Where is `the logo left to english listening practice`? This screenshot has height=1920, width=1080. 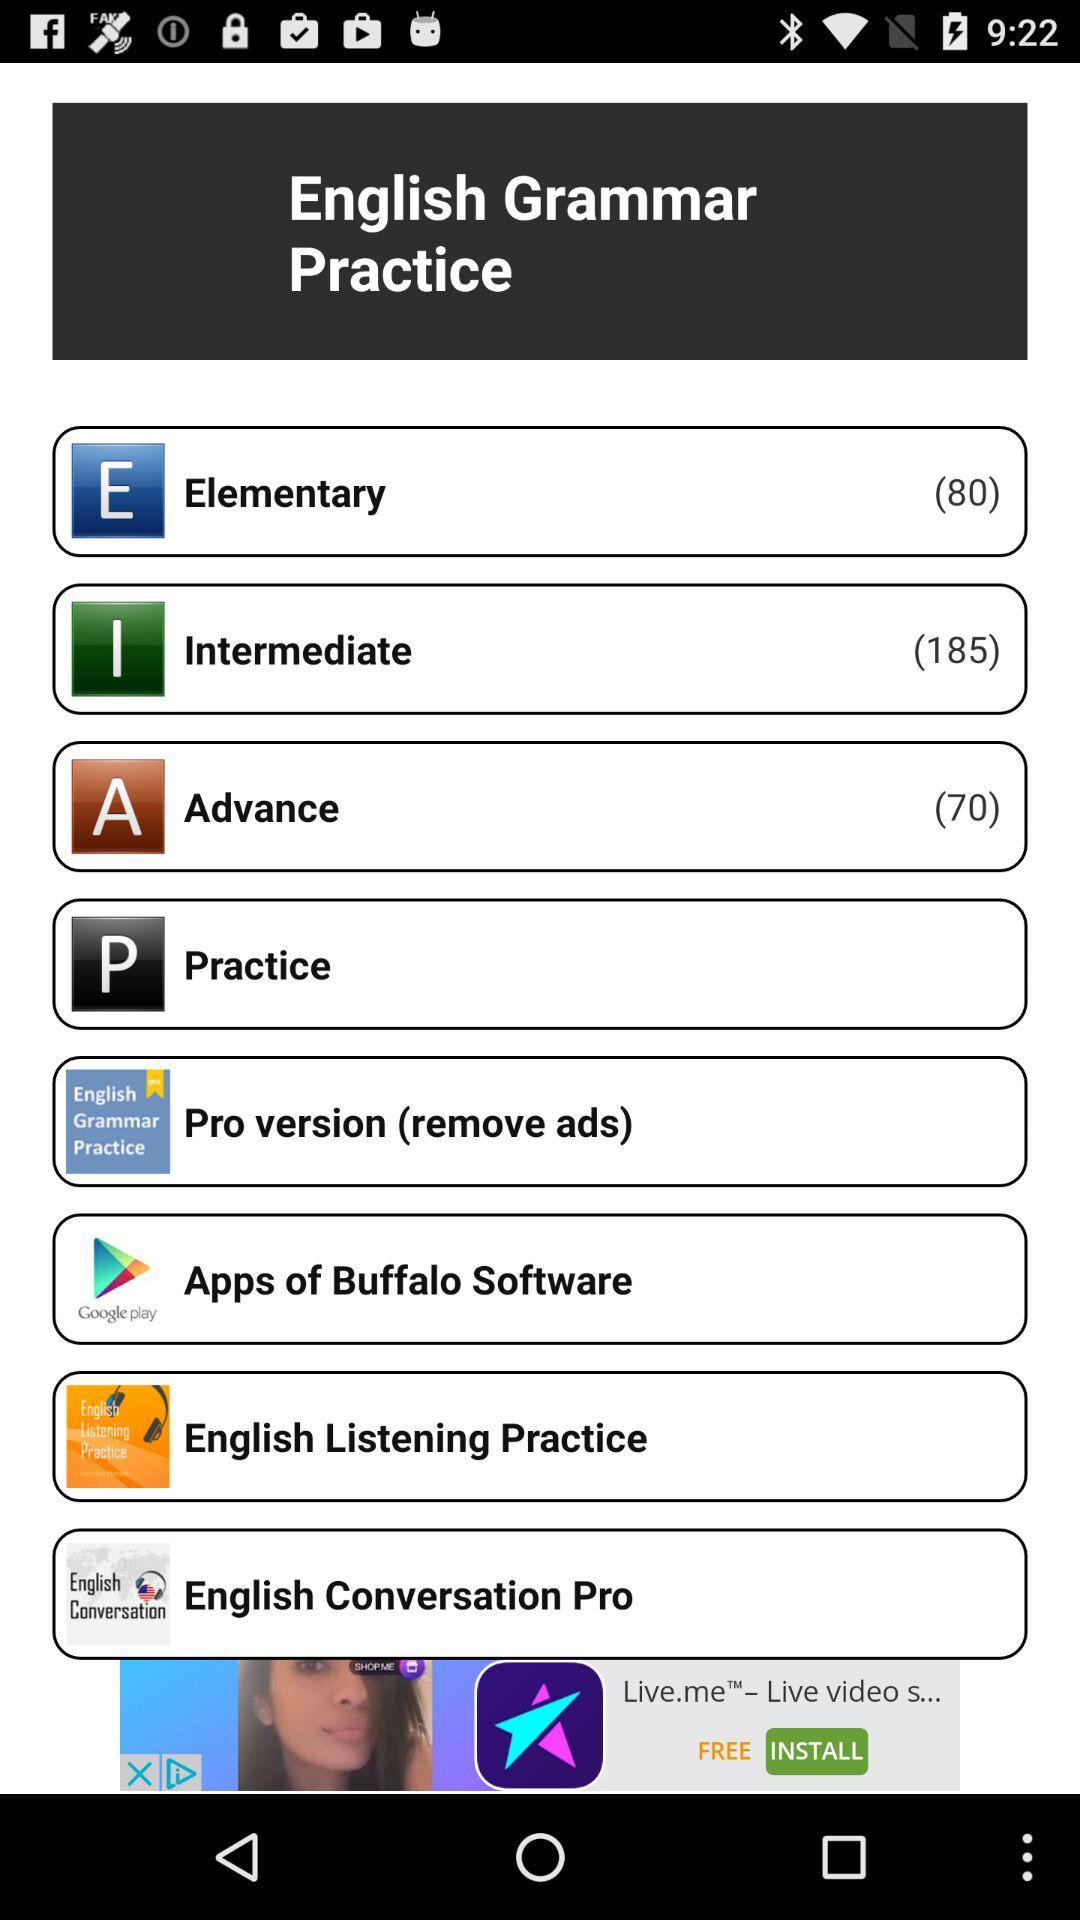
the logo left to english listening practice is located at coordinates (118, 1435).